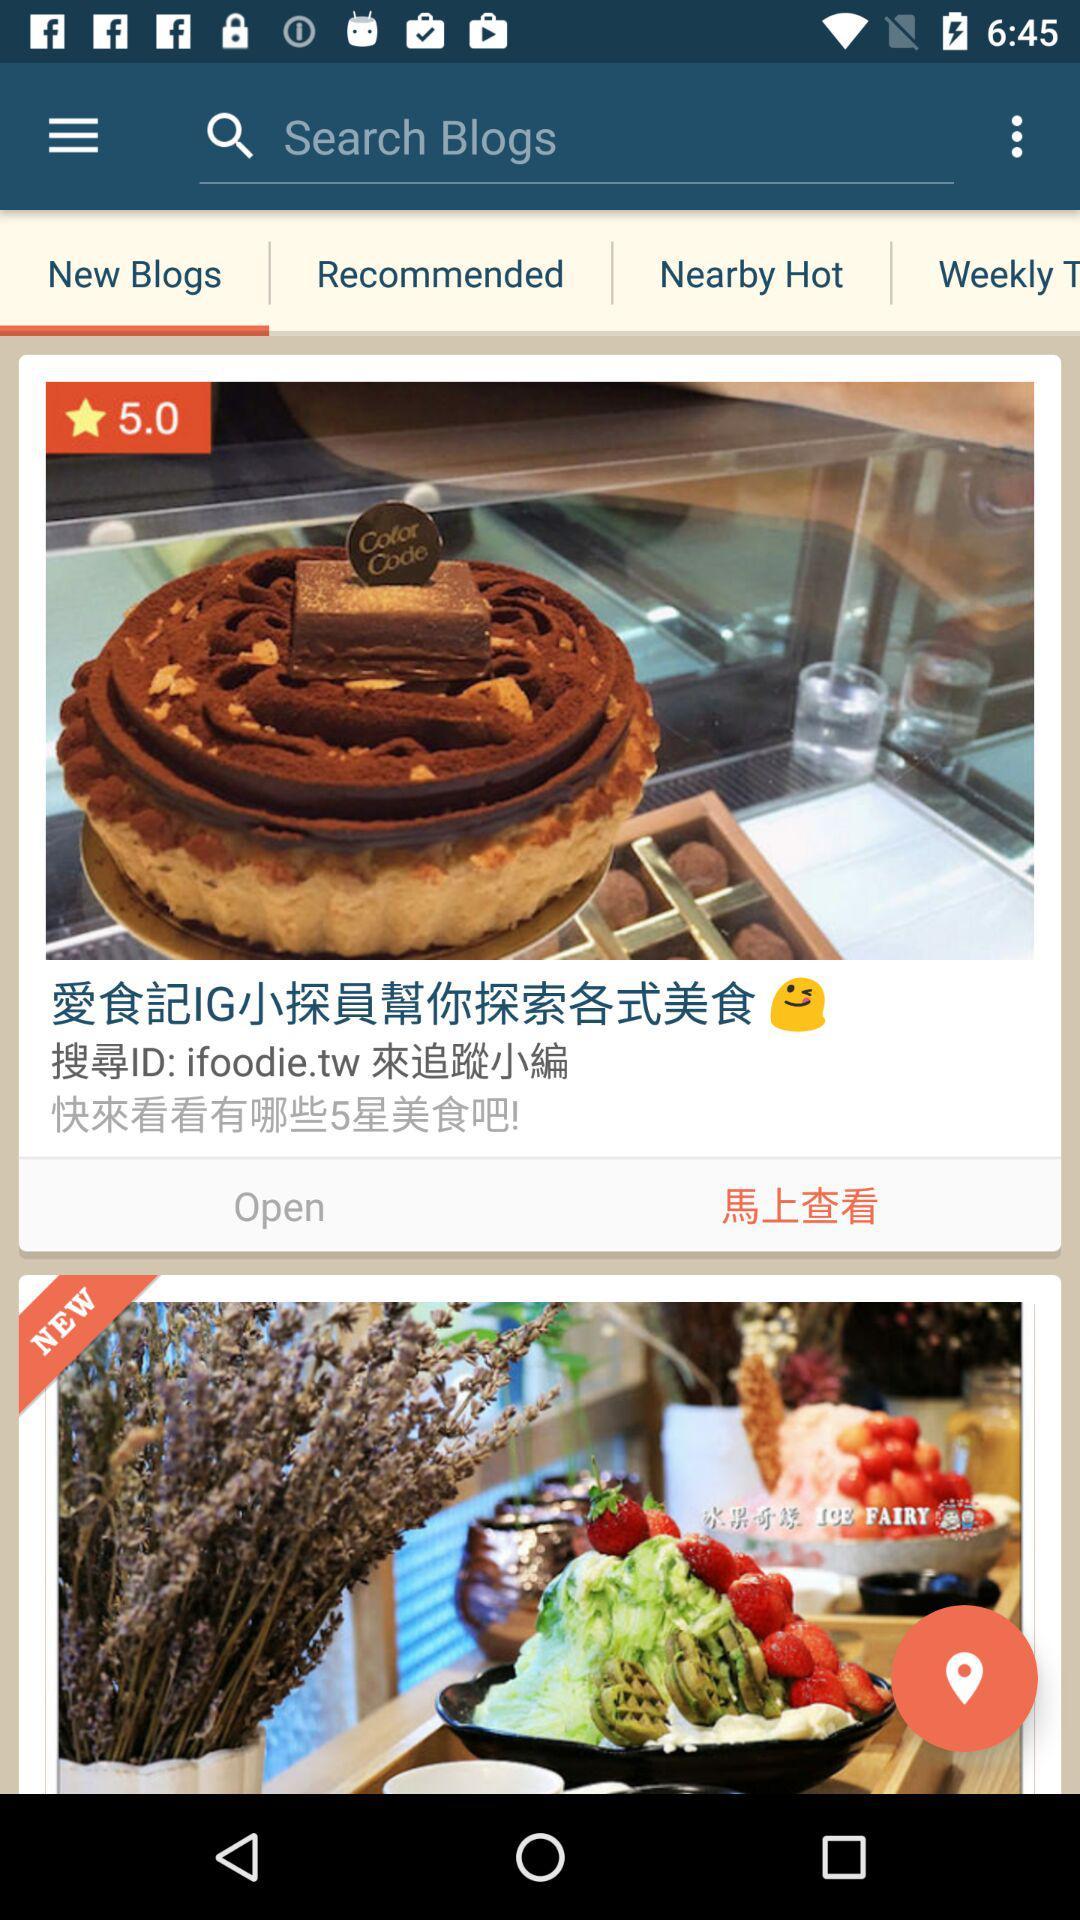 The width and height of the screenshot is (1080, 1920). What do you see at coordinates (279, 1200) in the screenshot?
I see `the option which says open` at bounding box center [279, 1200].